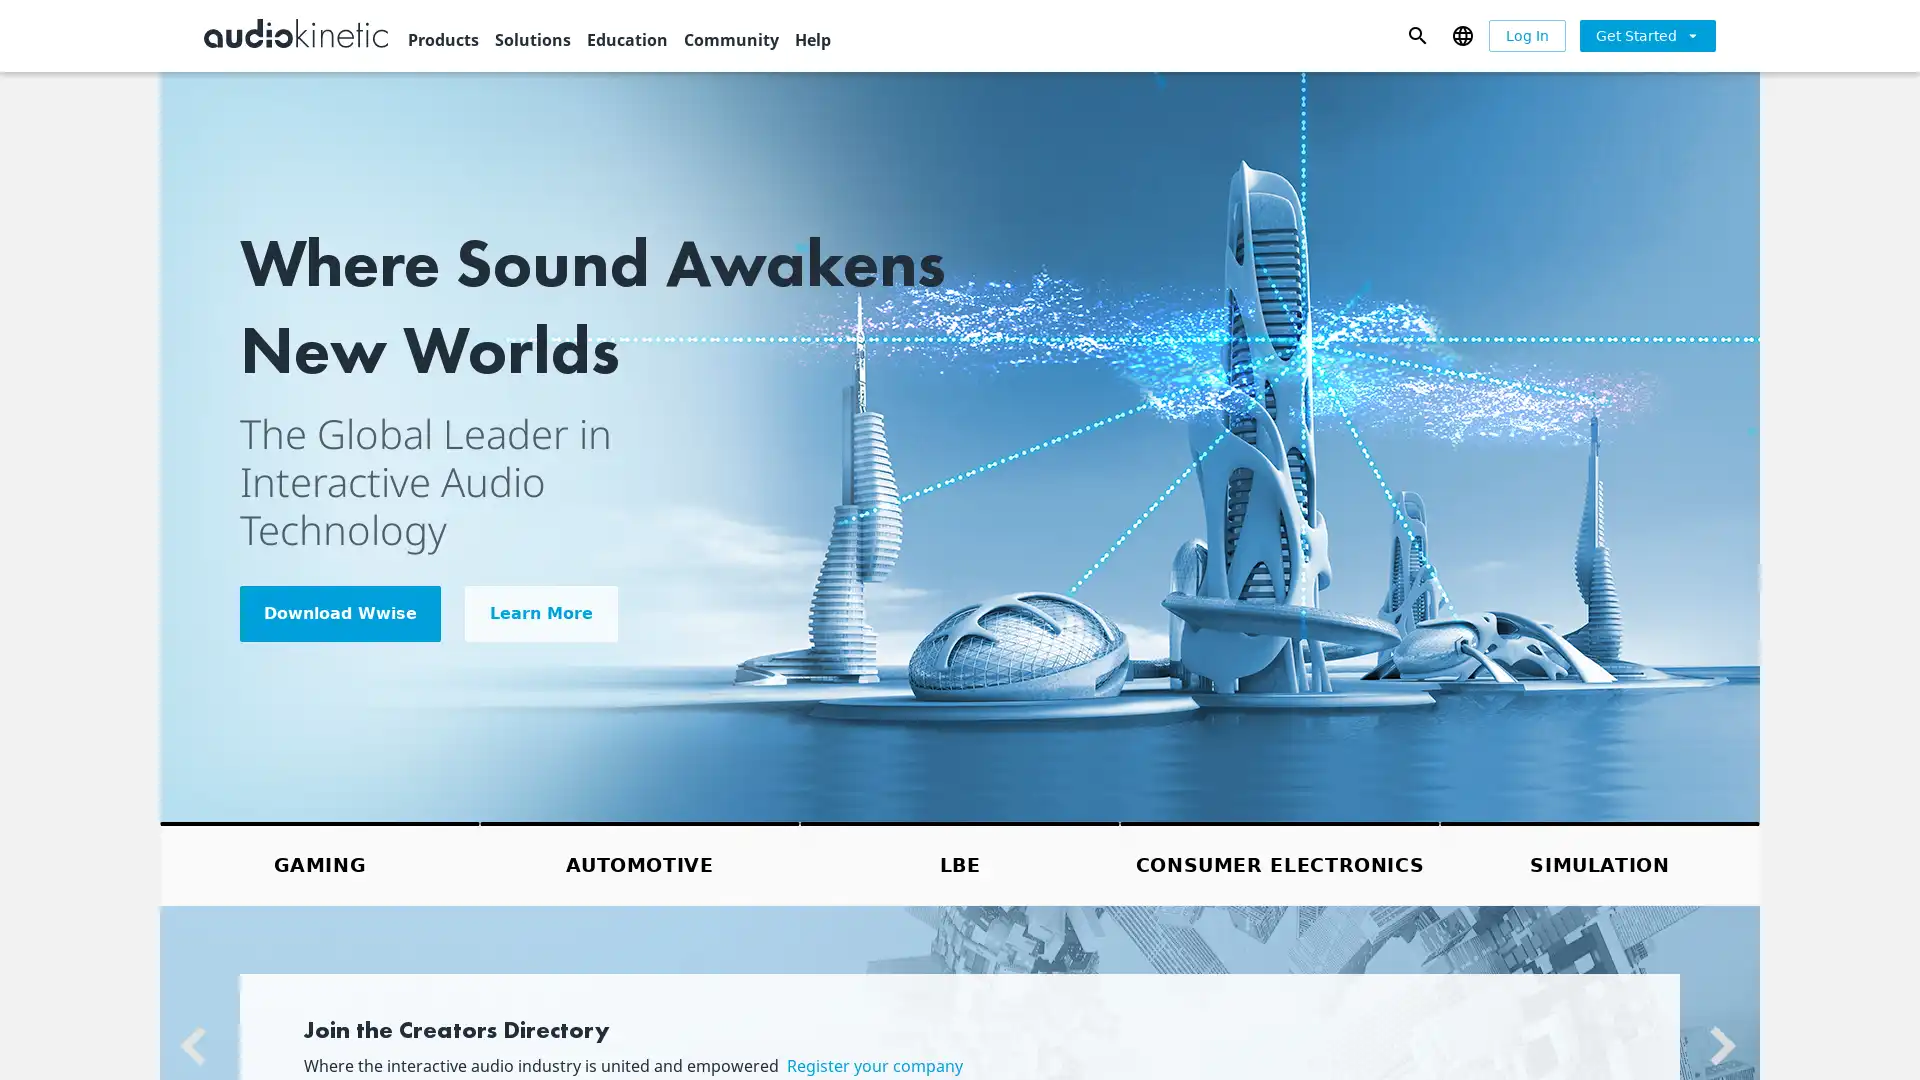 This screenshot has height=1080, width=1920. What do you see at coordinates (1280, 862) in the screenshot?
I see `CONSUMER ELECTRONICS` at bounding box center [1280, 862].